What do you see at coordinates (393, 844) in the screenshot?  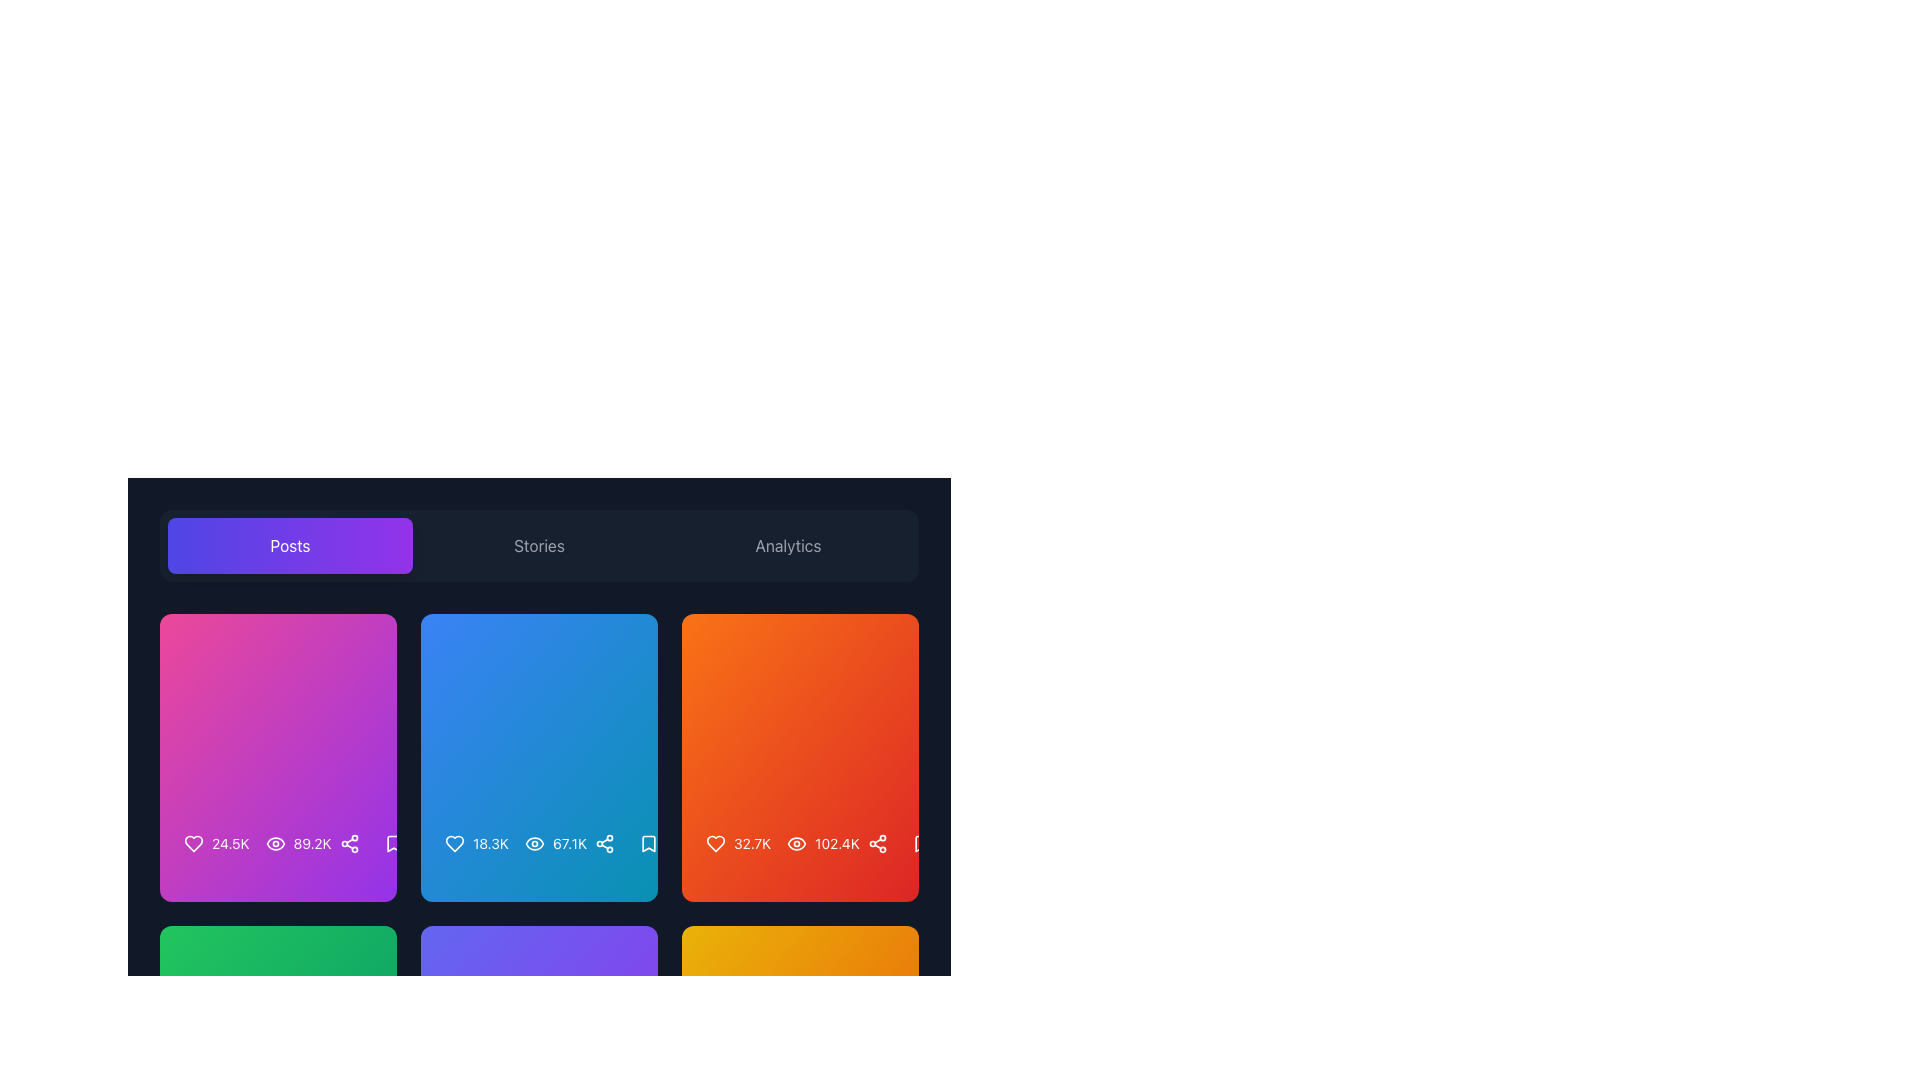 I see `the bookmark icon button located in the bottom-right corner of the first panel` at bounding box center [393, 844].